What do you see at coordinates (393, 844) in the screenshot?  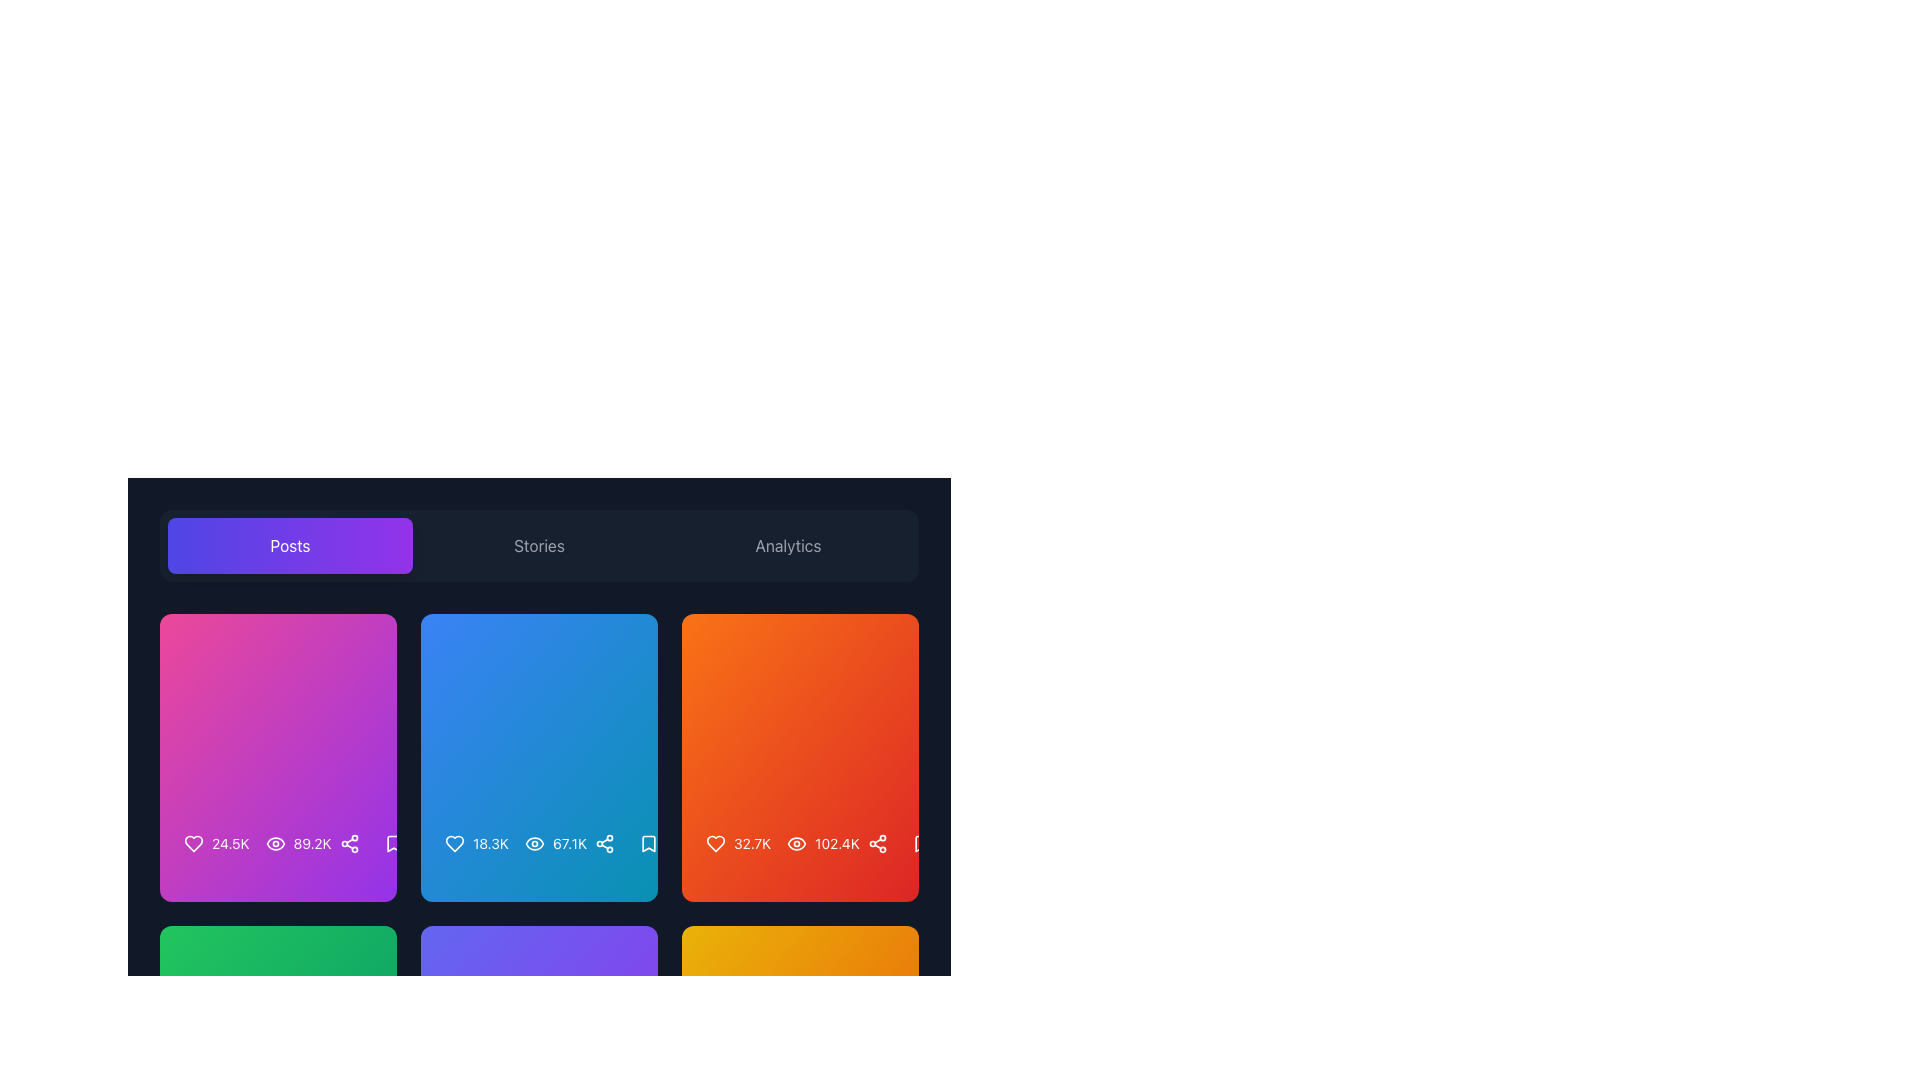 I see `the bookmark icon button located in the bottom-right corner of the first panel` at bounding box center [393, 844].